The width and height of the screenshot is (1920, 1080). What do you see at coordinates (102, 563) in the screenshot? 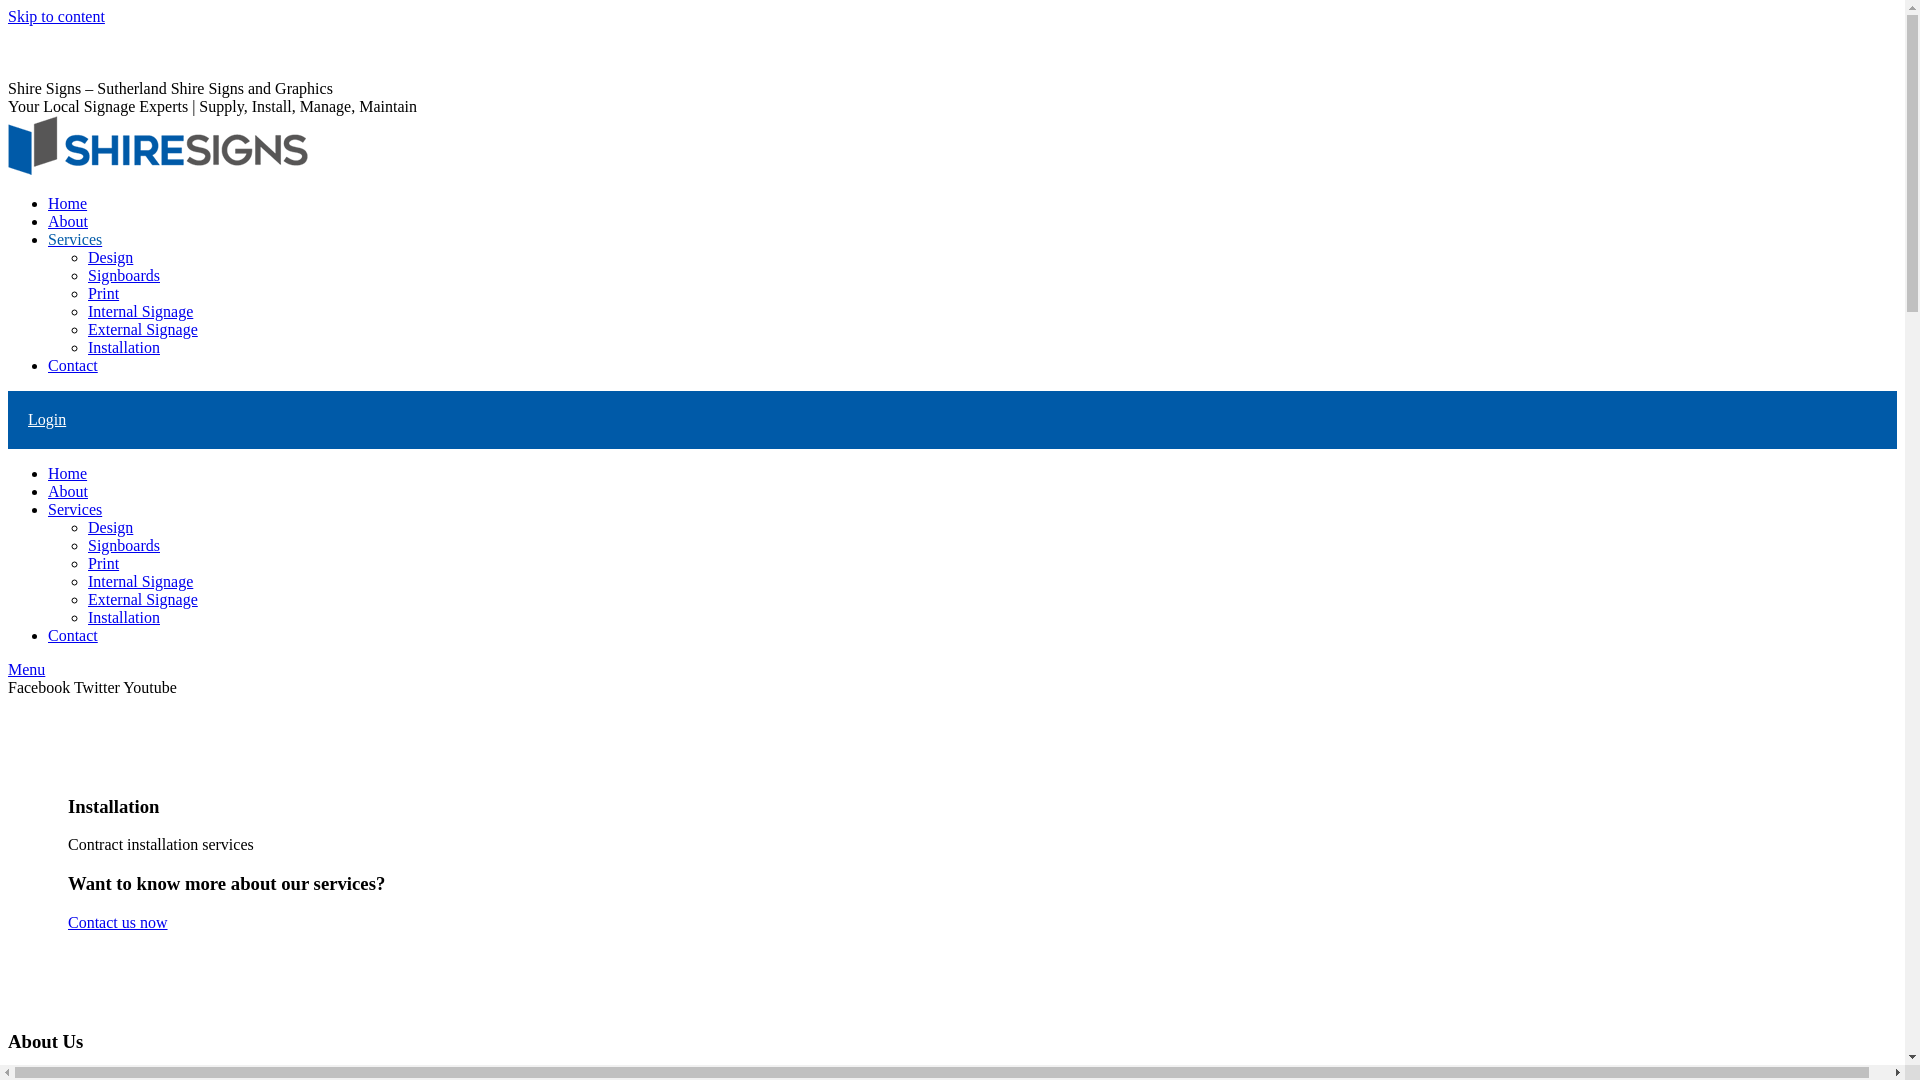
I see `'Print'` at bounding box center [102, 563].